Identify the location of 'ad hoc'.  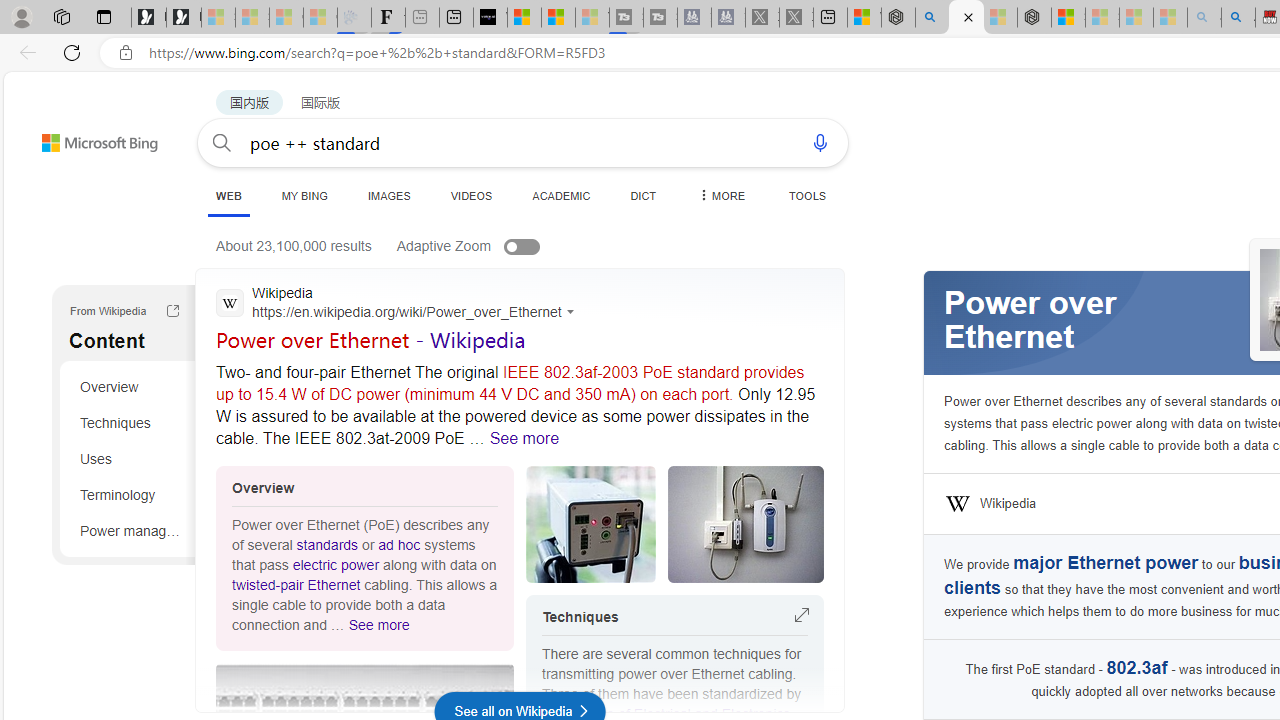
(399, 545).